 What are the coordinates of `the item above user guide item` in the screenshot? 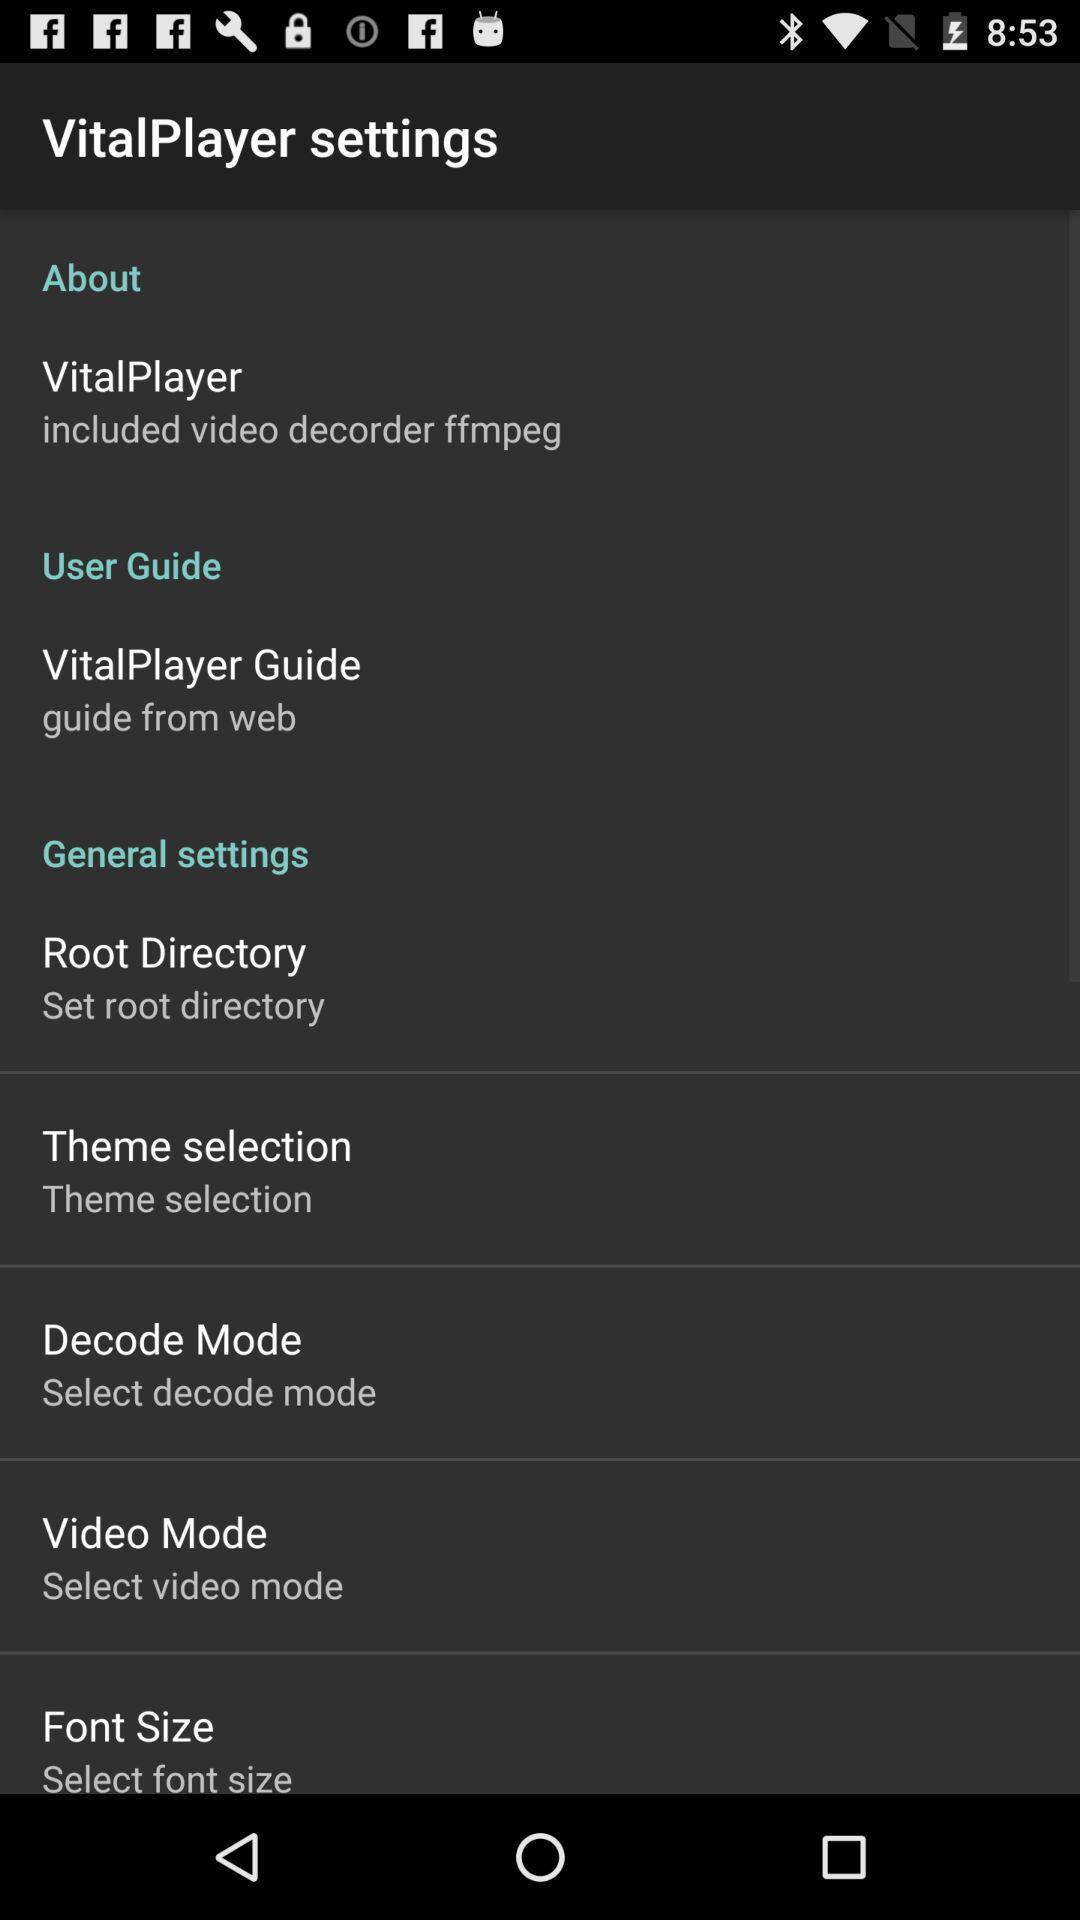 It's located at (301, 427).